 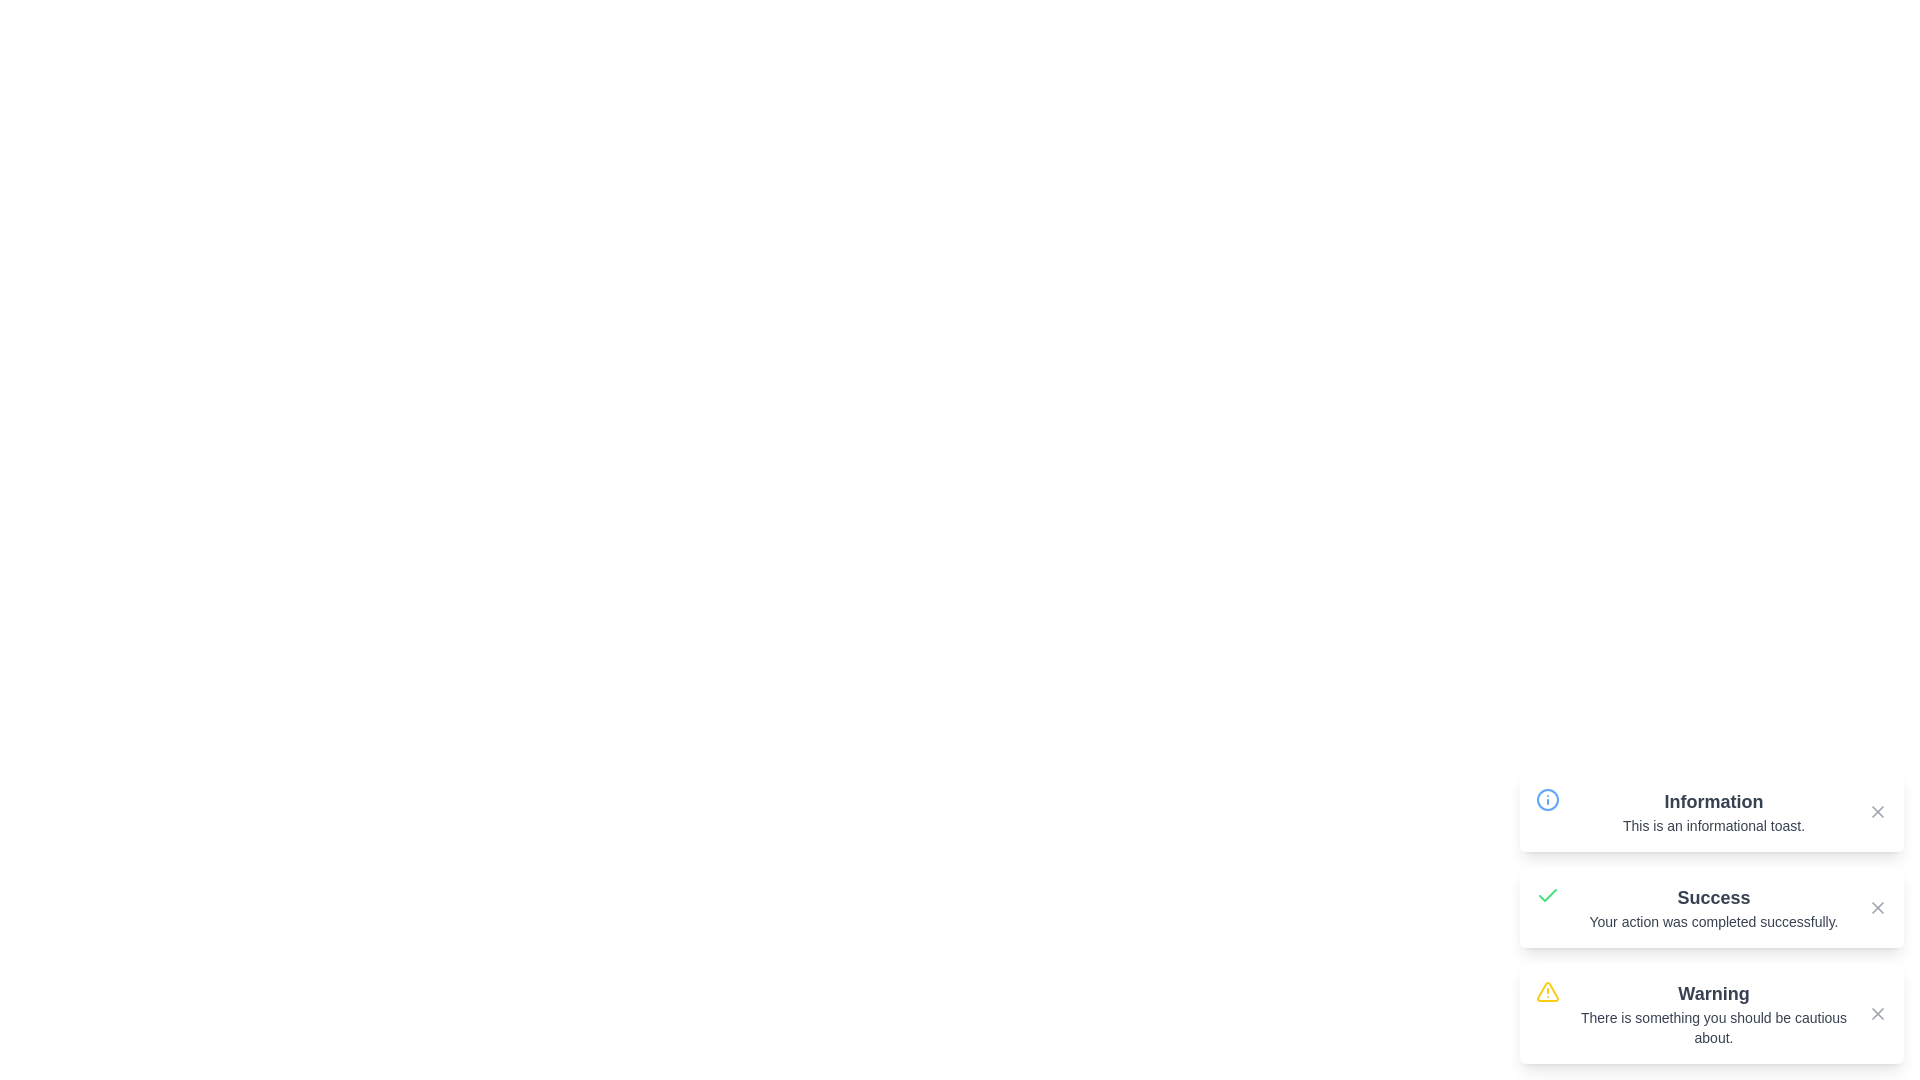 What do you see at coordinates (1876, 907) in the screenshot?
I see `the Close button located at the end of the 'Success' notification box` at bounding box center [1876, 907].